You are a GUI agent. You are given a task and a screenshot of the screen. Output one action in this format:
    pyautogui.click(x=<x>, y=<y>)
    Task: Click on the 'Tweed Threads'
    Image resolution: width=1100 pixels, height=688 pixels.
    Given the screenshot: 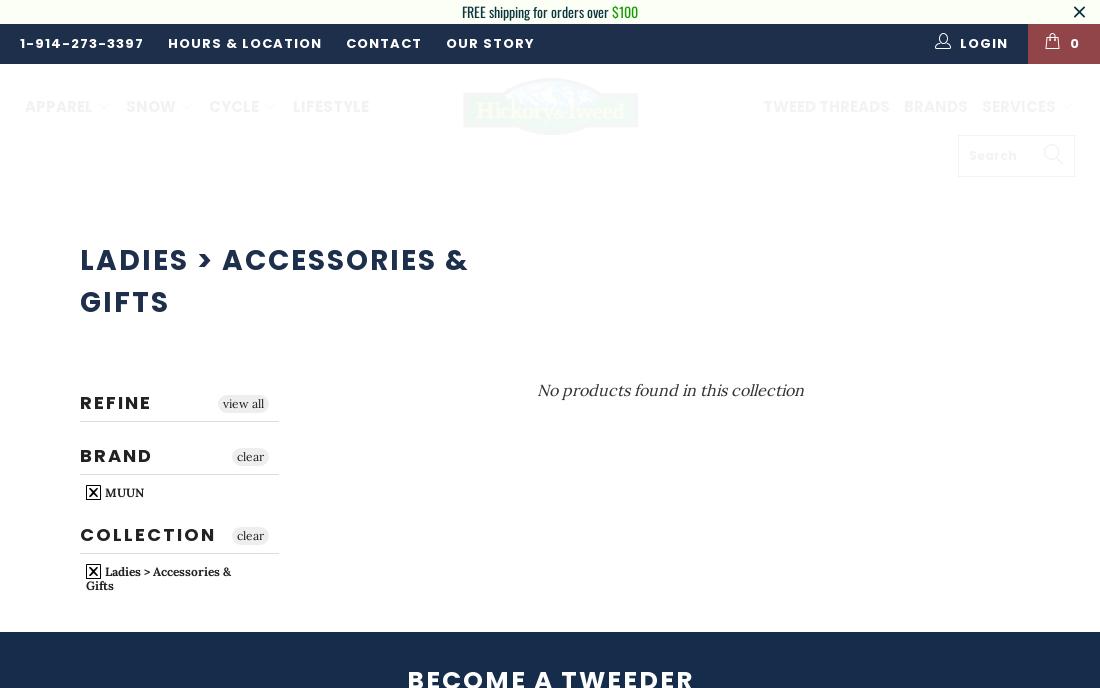 What is the action you would take?
    pyautogui.click(x=825, y=104)
    